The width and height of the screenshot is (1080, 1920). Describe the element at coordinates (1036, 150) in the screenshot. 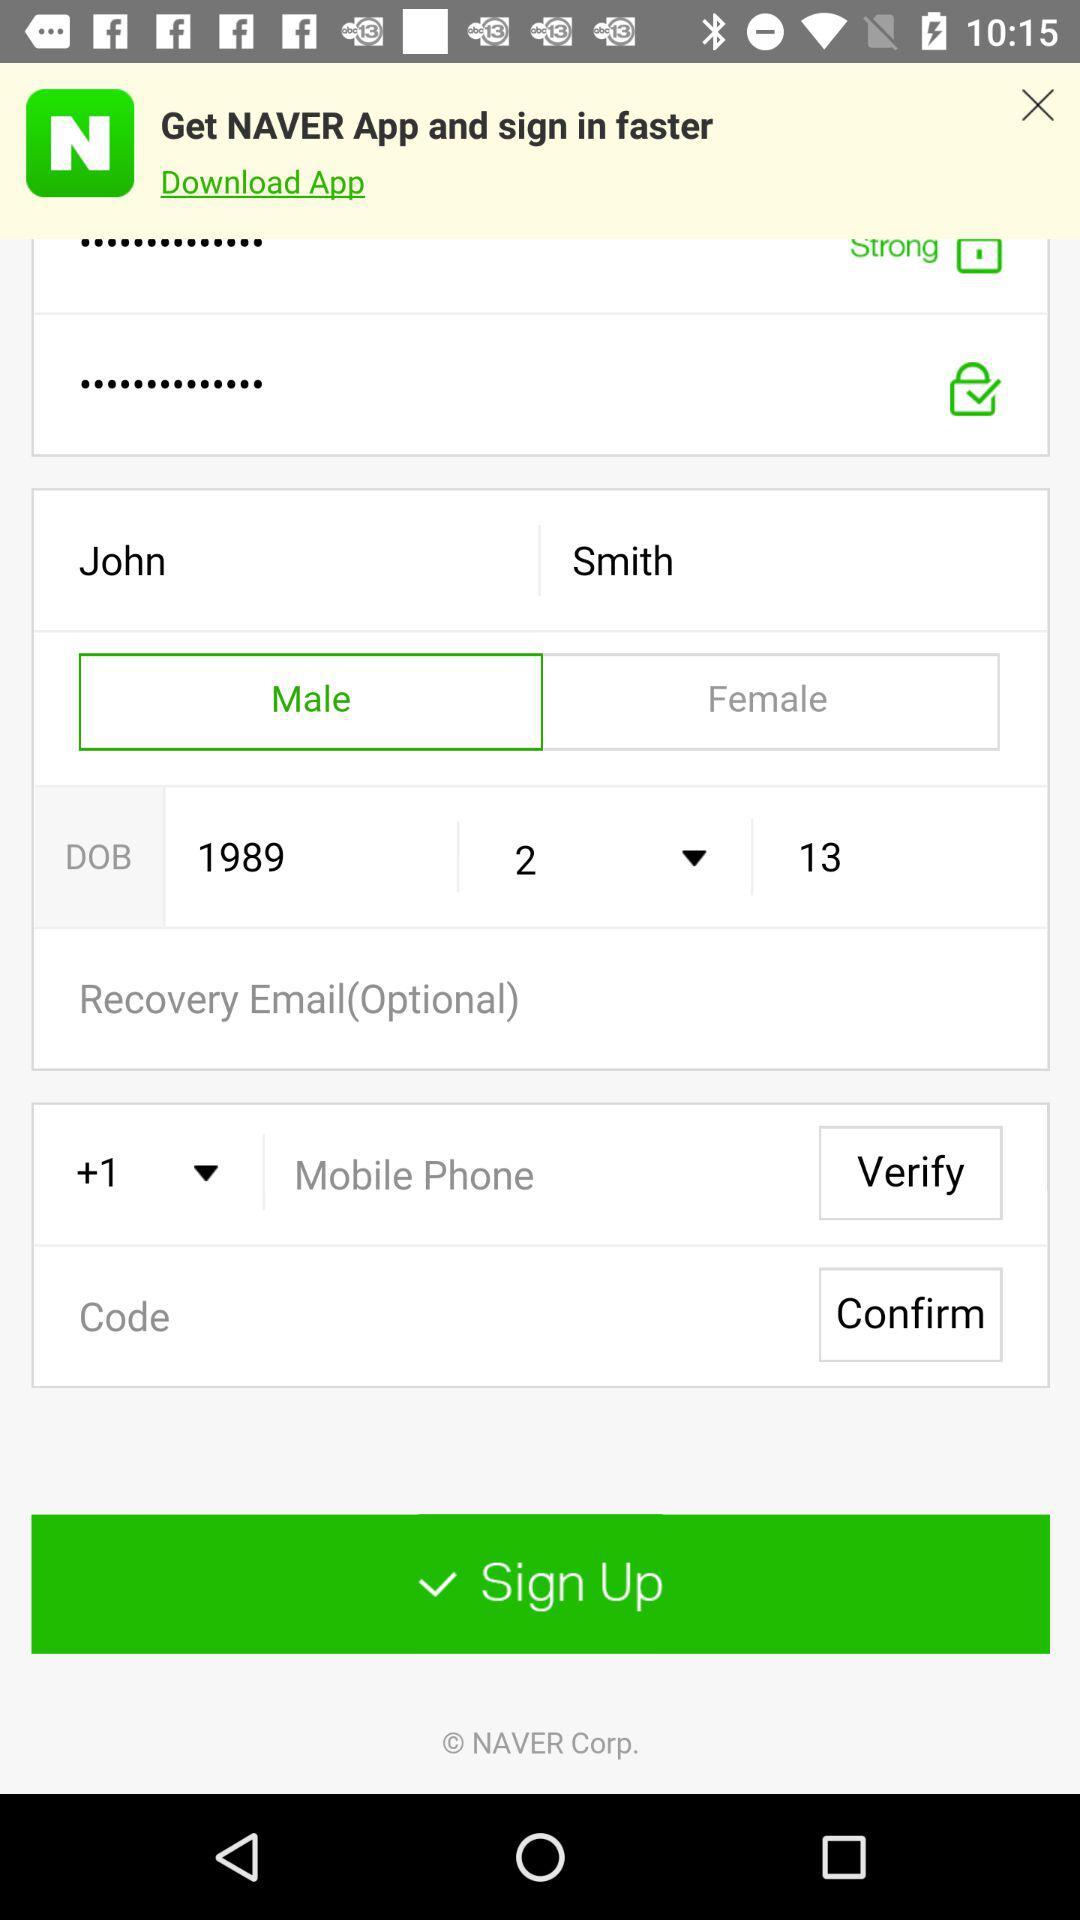

I see `app` at that location.